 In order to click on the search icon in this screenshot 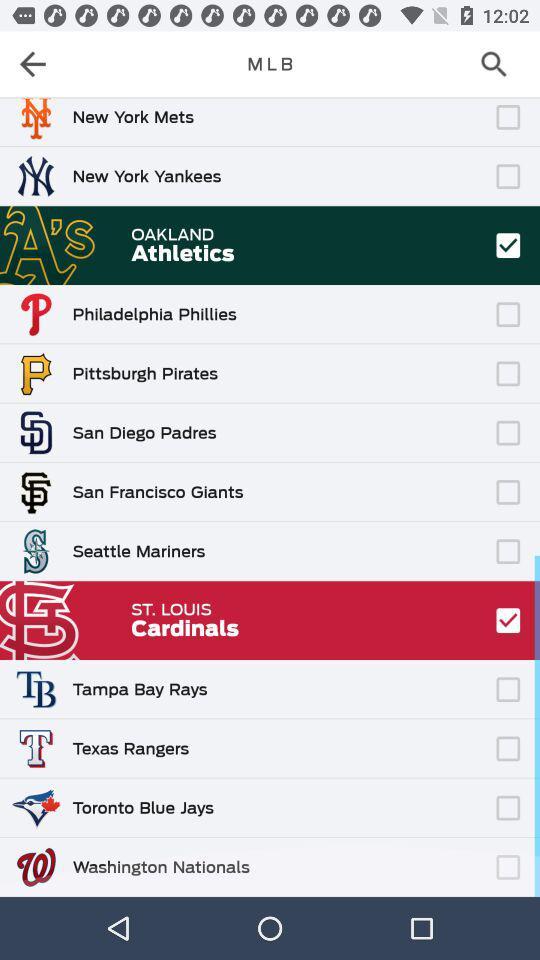, I will do `click(499, 64)`.